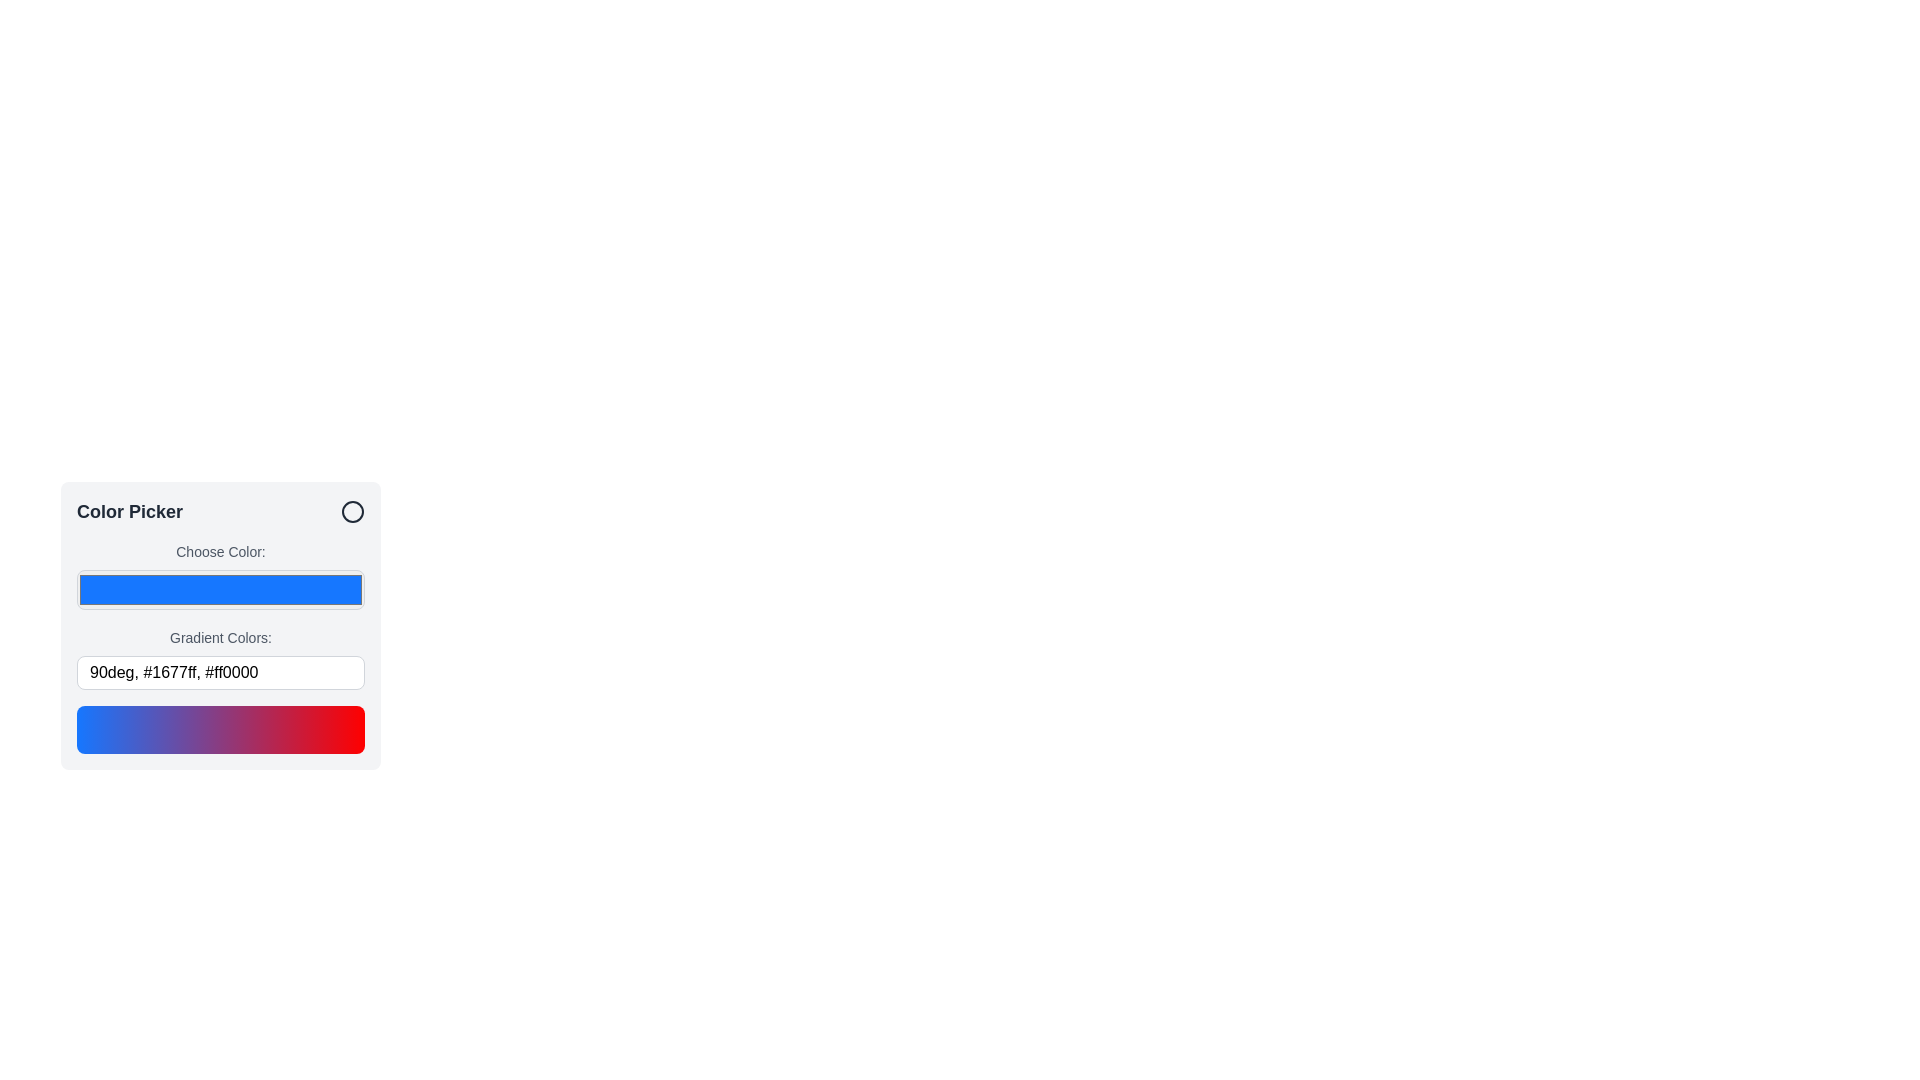 This screenshot has height=1080, width=1920. I want to click on the text input field for gradient color specifications located in the 'Color Picker' module, beneath the label 'Gradient Colors:', to place the cursor inside the input box, so click(220, 672).